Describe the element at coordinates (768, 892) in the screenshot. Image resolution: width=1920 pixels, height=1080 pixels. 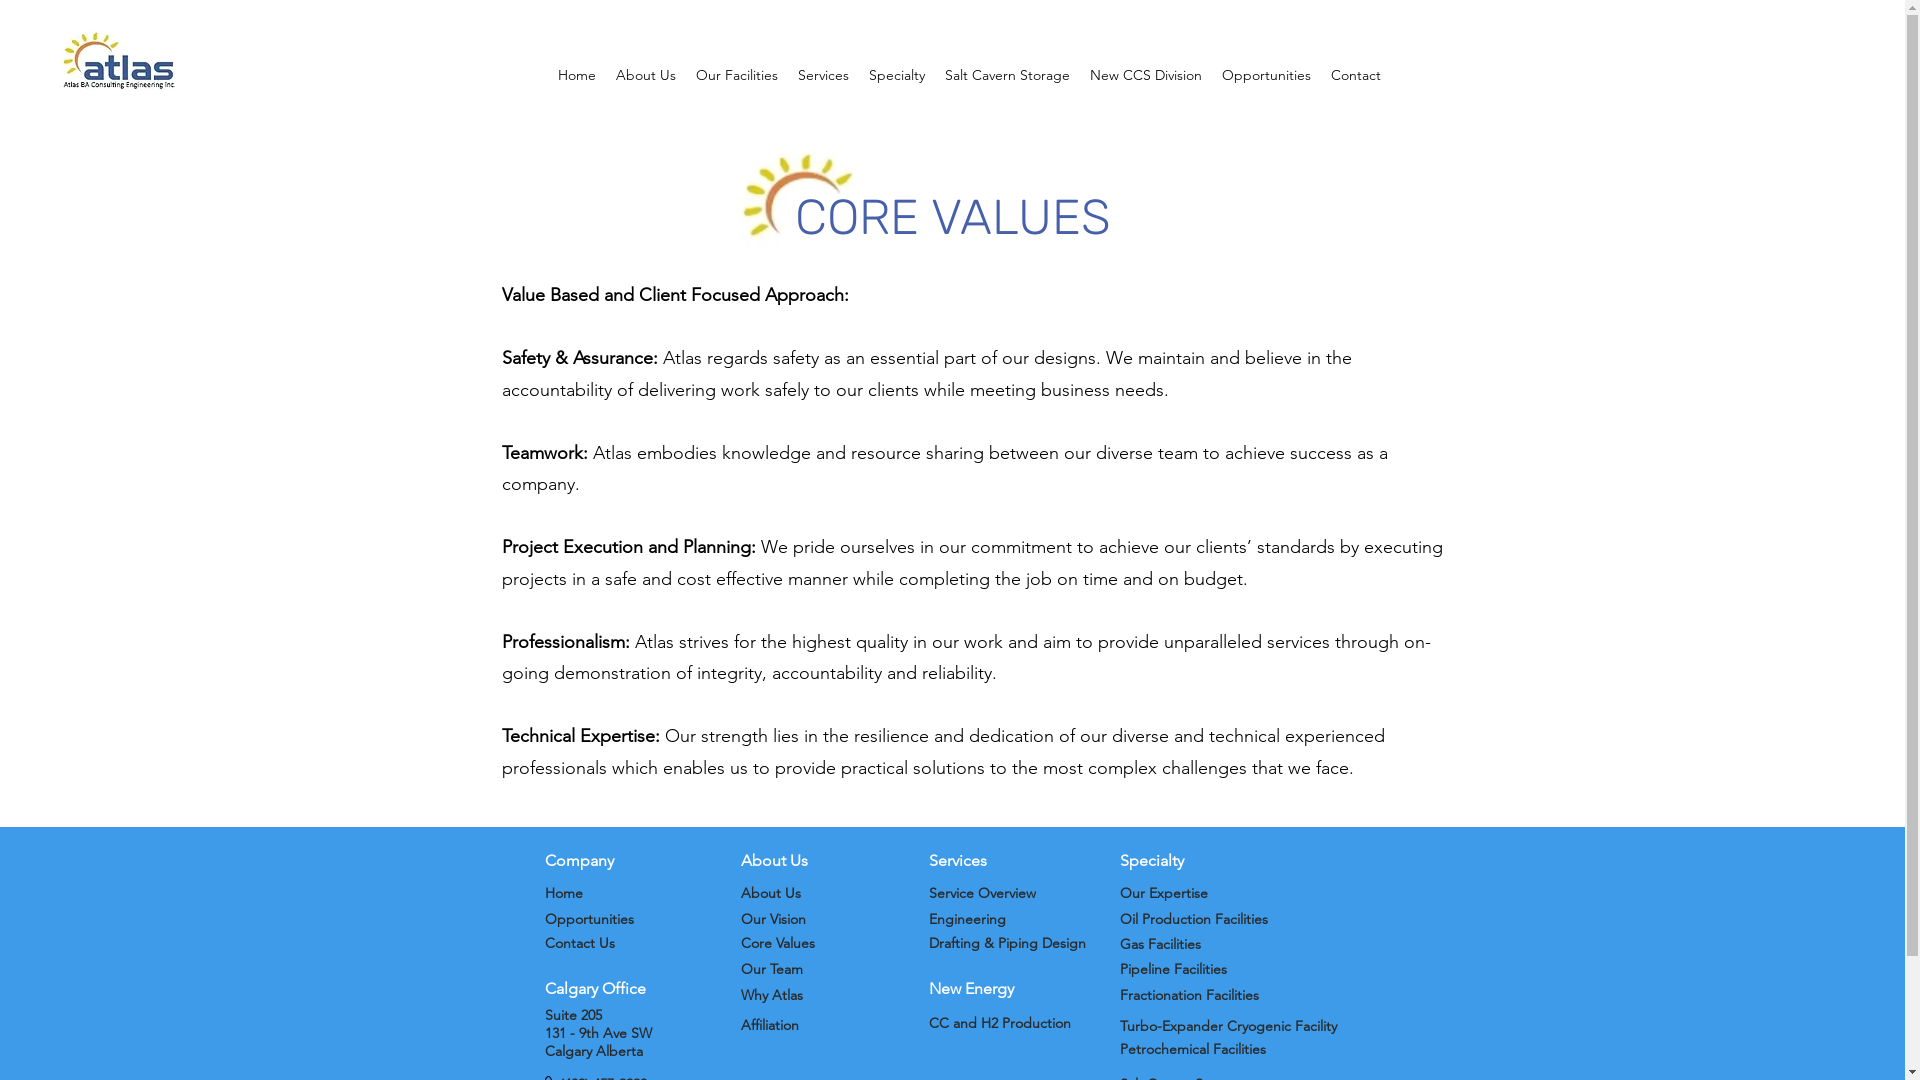
I see `'About Us'` at that location.